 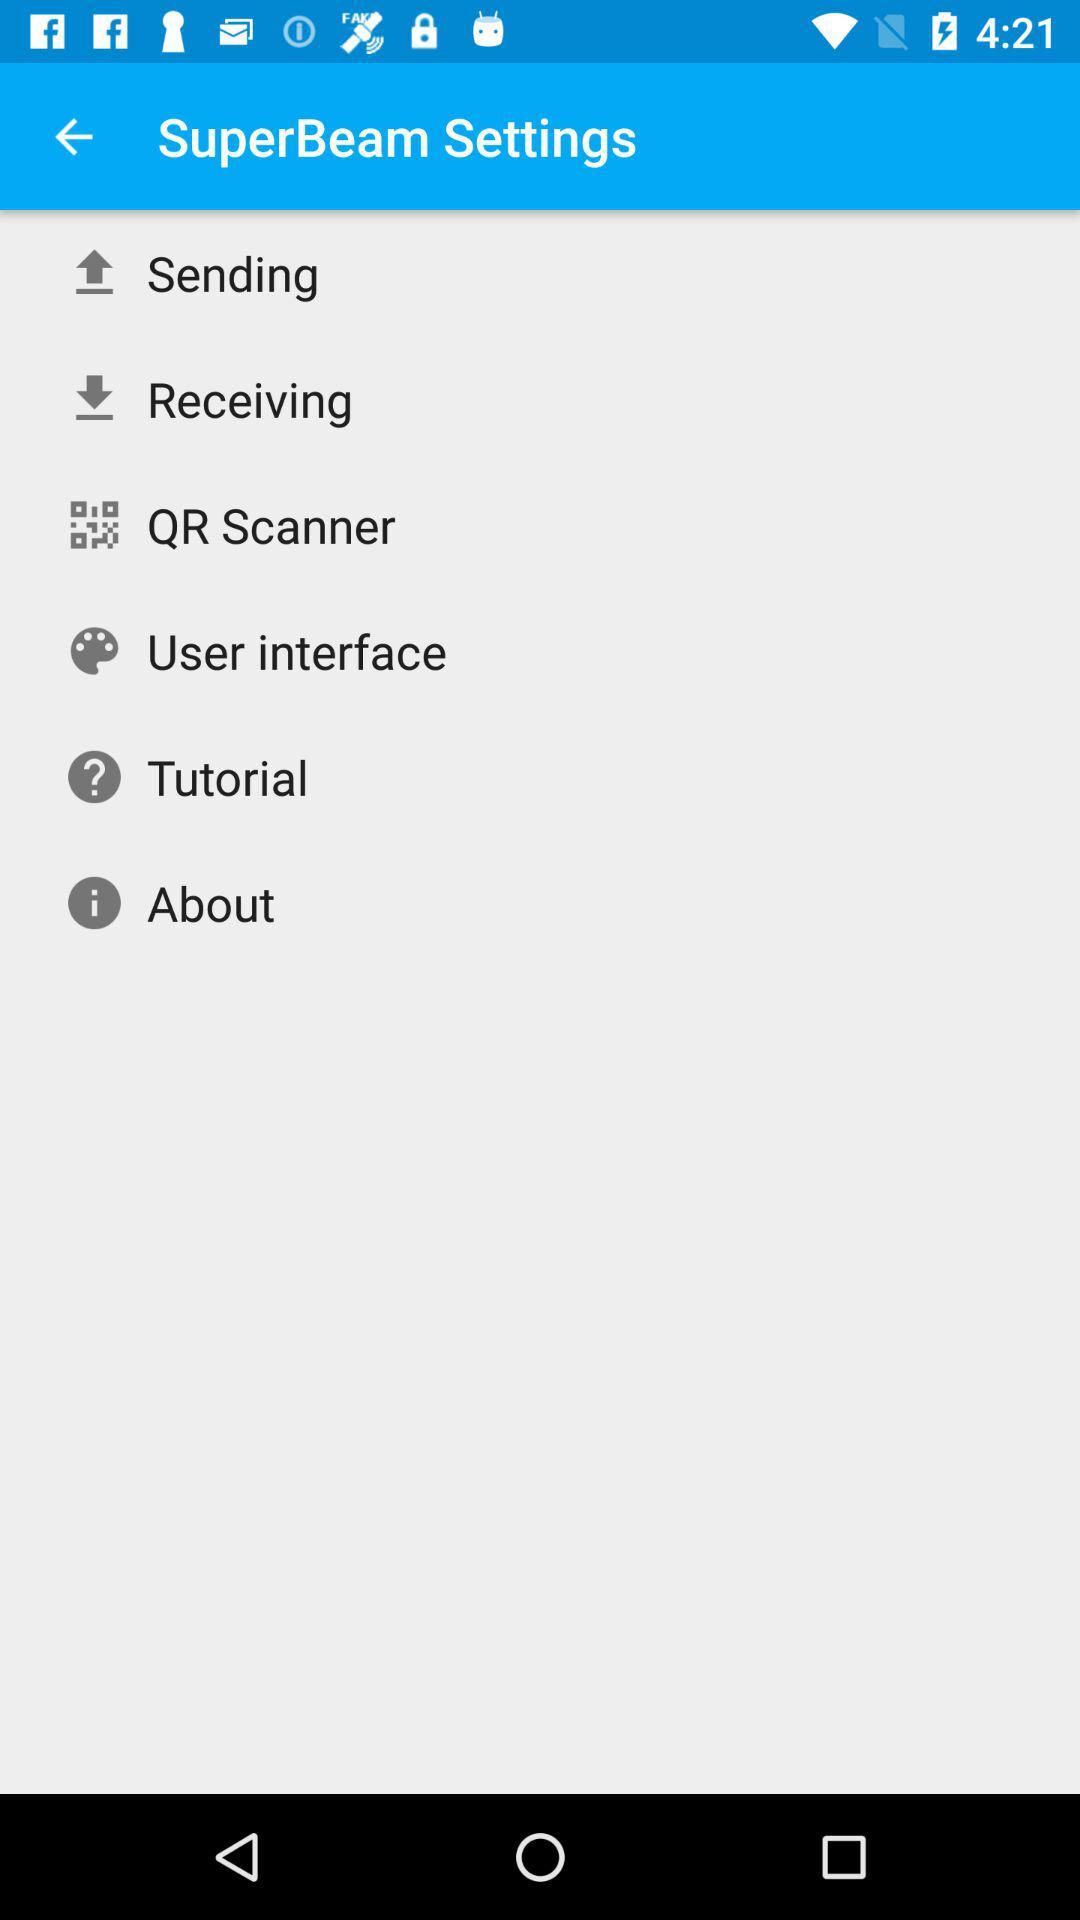 I want to click on app next to the superbeam settings, so click(x=72, y=135).